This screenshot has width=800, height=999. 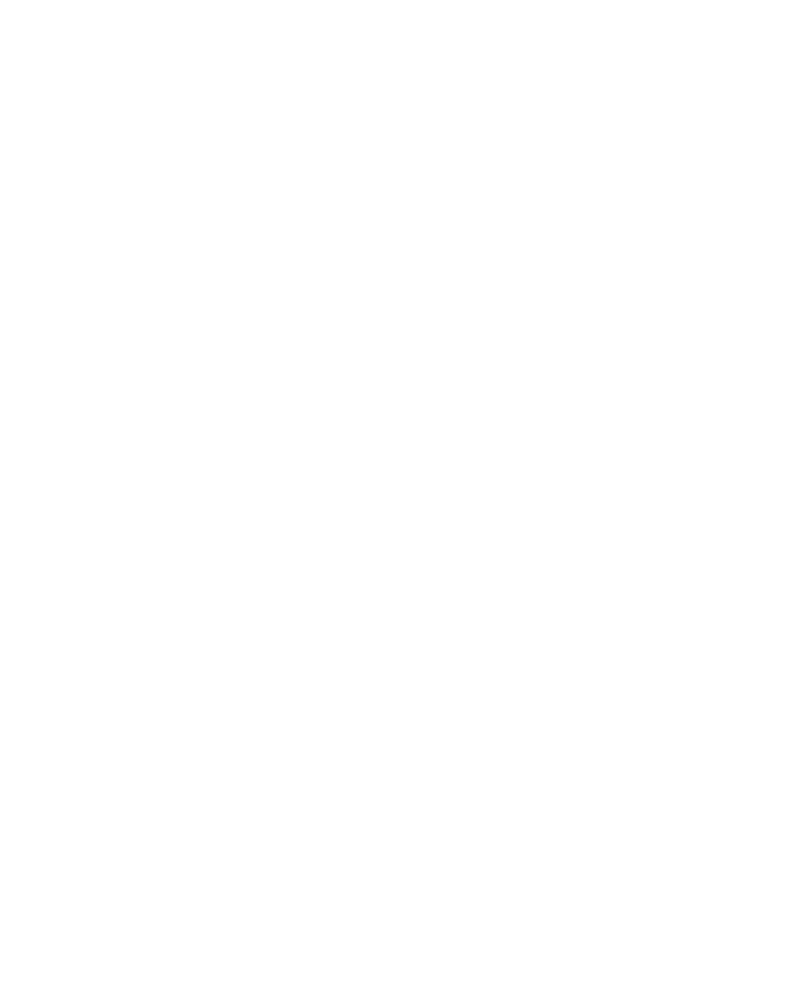 What do you see at coordinates (329, 373) in the screenshot?
I see `'Leapwing StageOne2 — A Mix Real-World Review'` at bounding box center [329, 373].